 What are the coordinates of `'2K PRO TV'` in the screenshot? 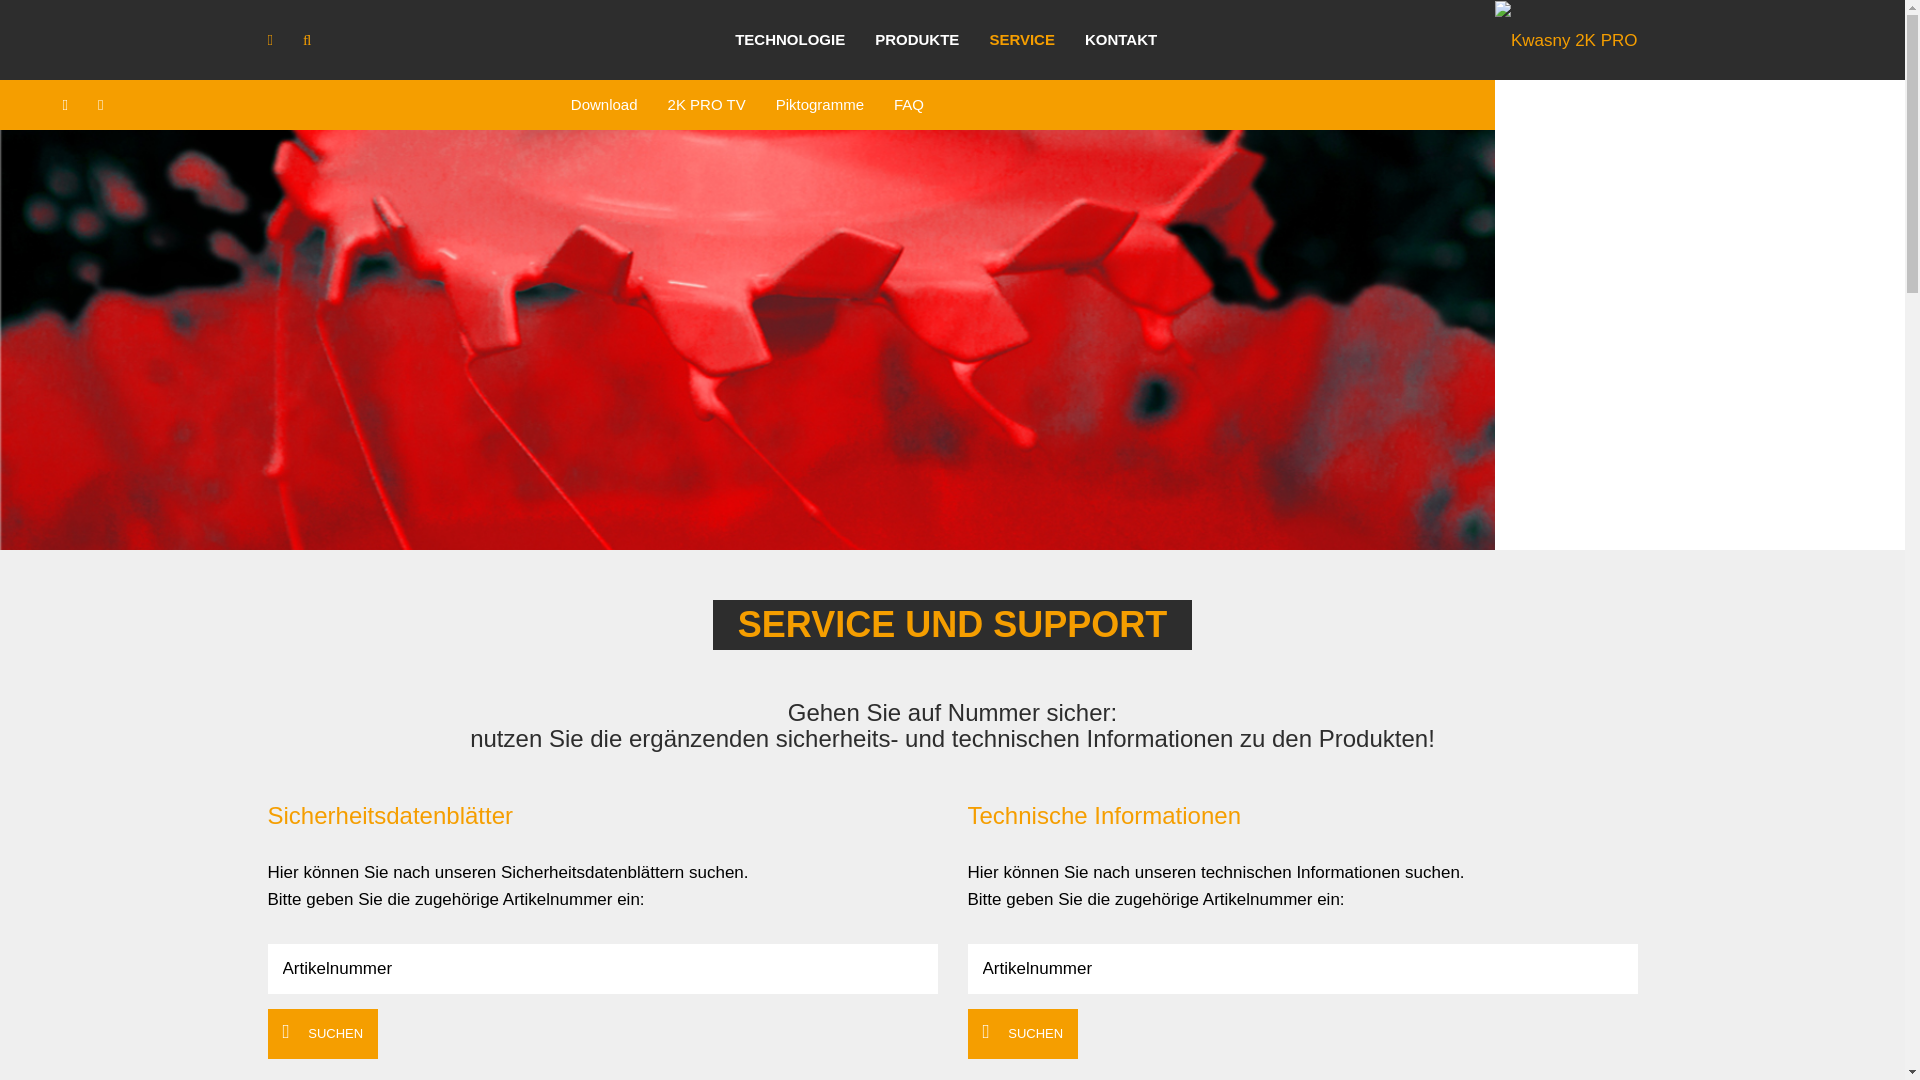 It's located at (706, 104).